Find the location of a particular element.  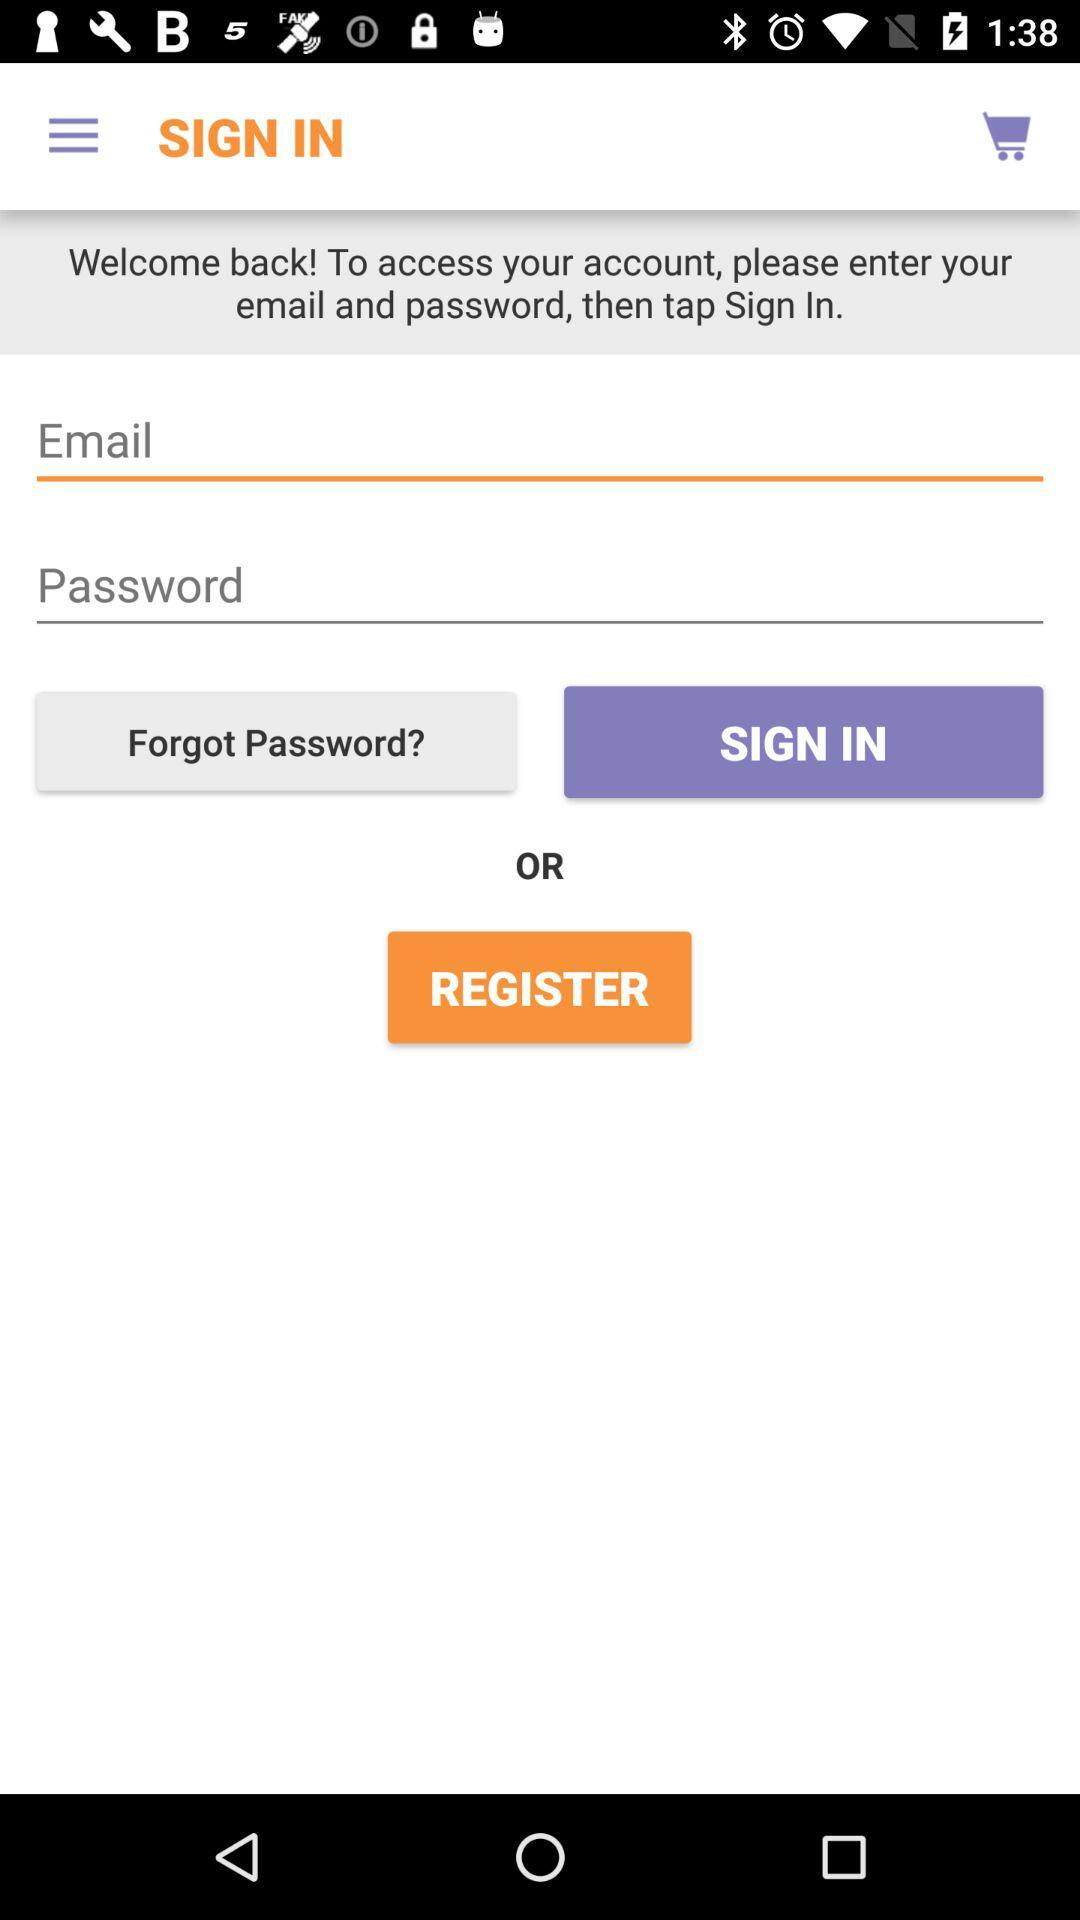

the icon to the left of sign in item is located at coordinates (276, 740).